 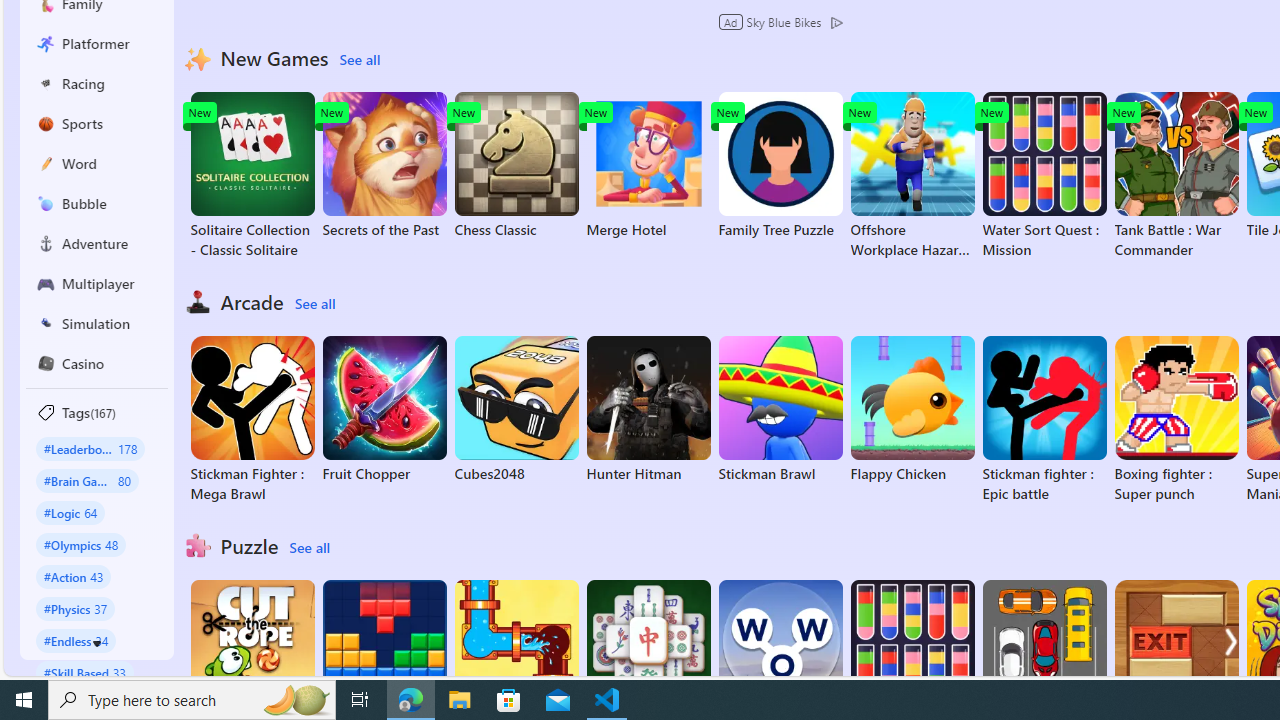 What do you see at coordinates (89, 447) in the screenshot?
I see `'#Leaderboard 178'` at bounding box center [89, 447].